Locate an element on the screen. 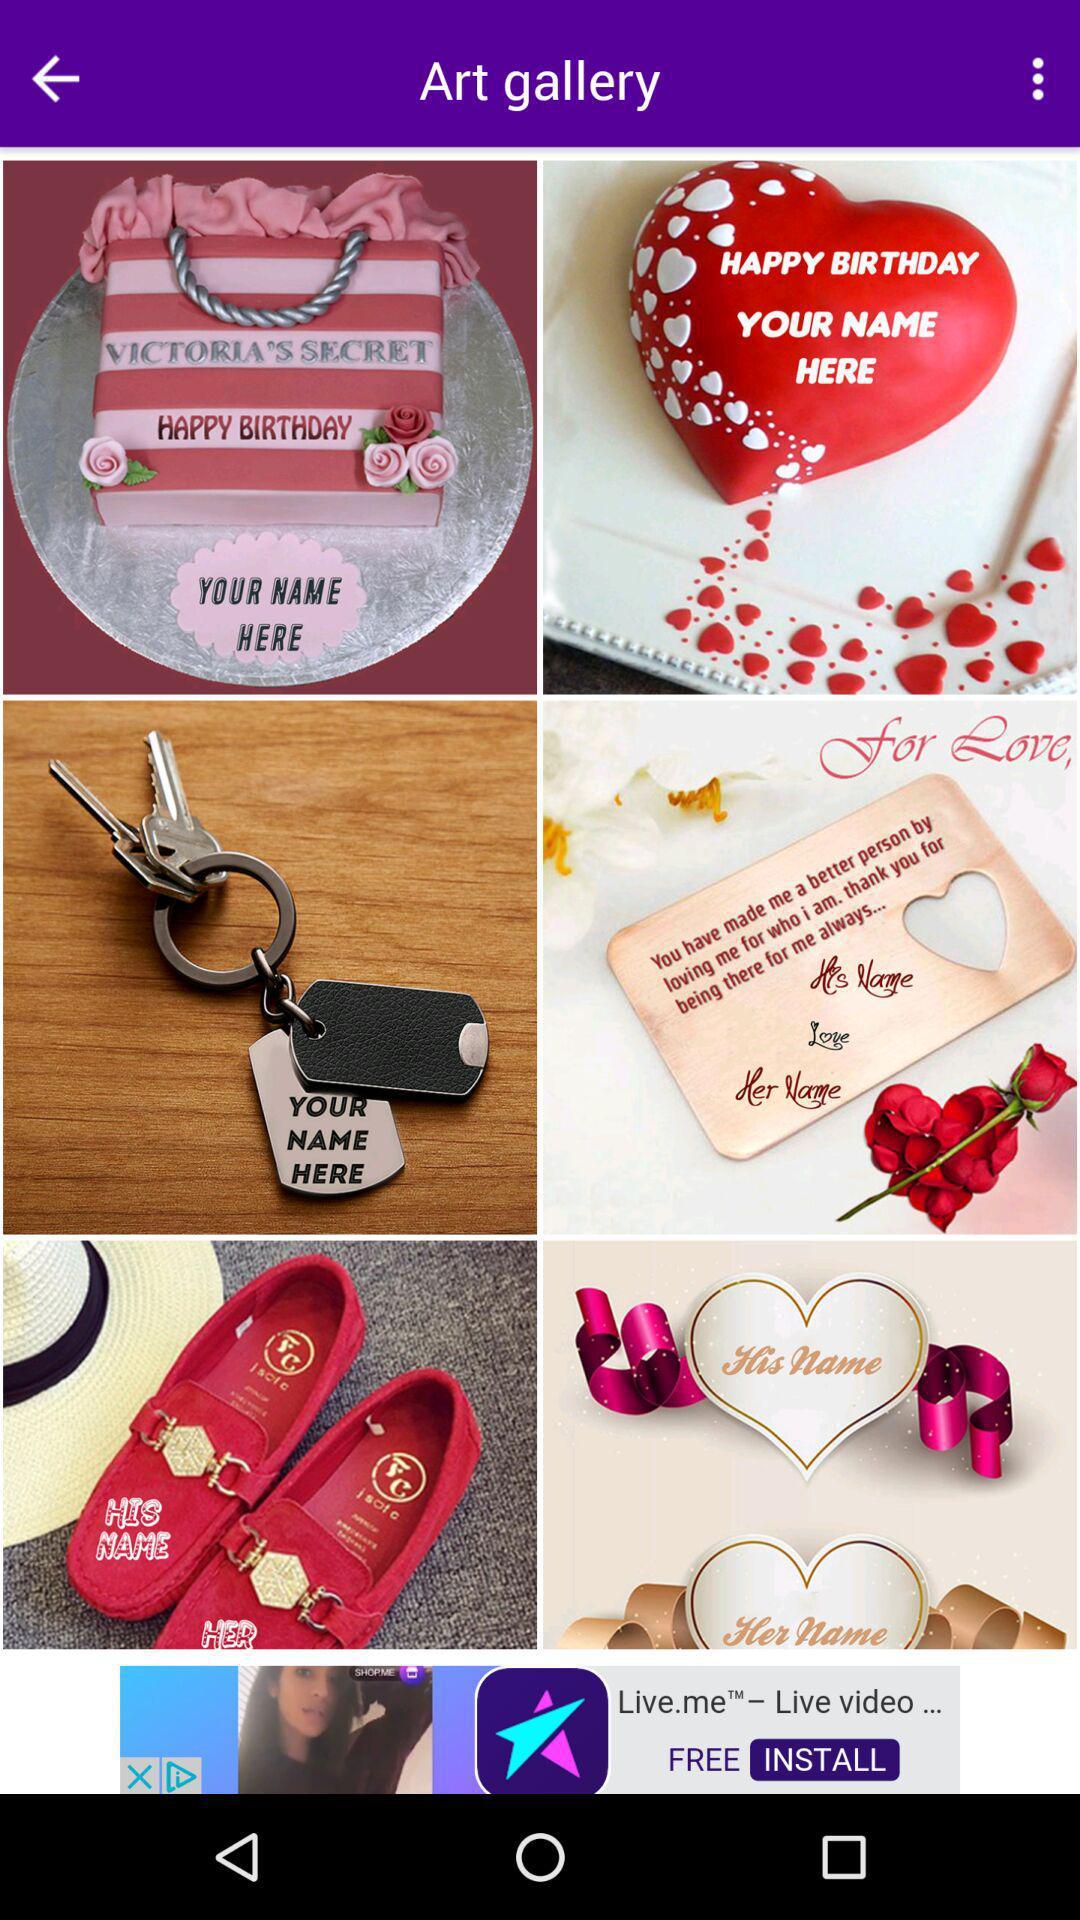  the more icon is located at coordinates (1036, 83).